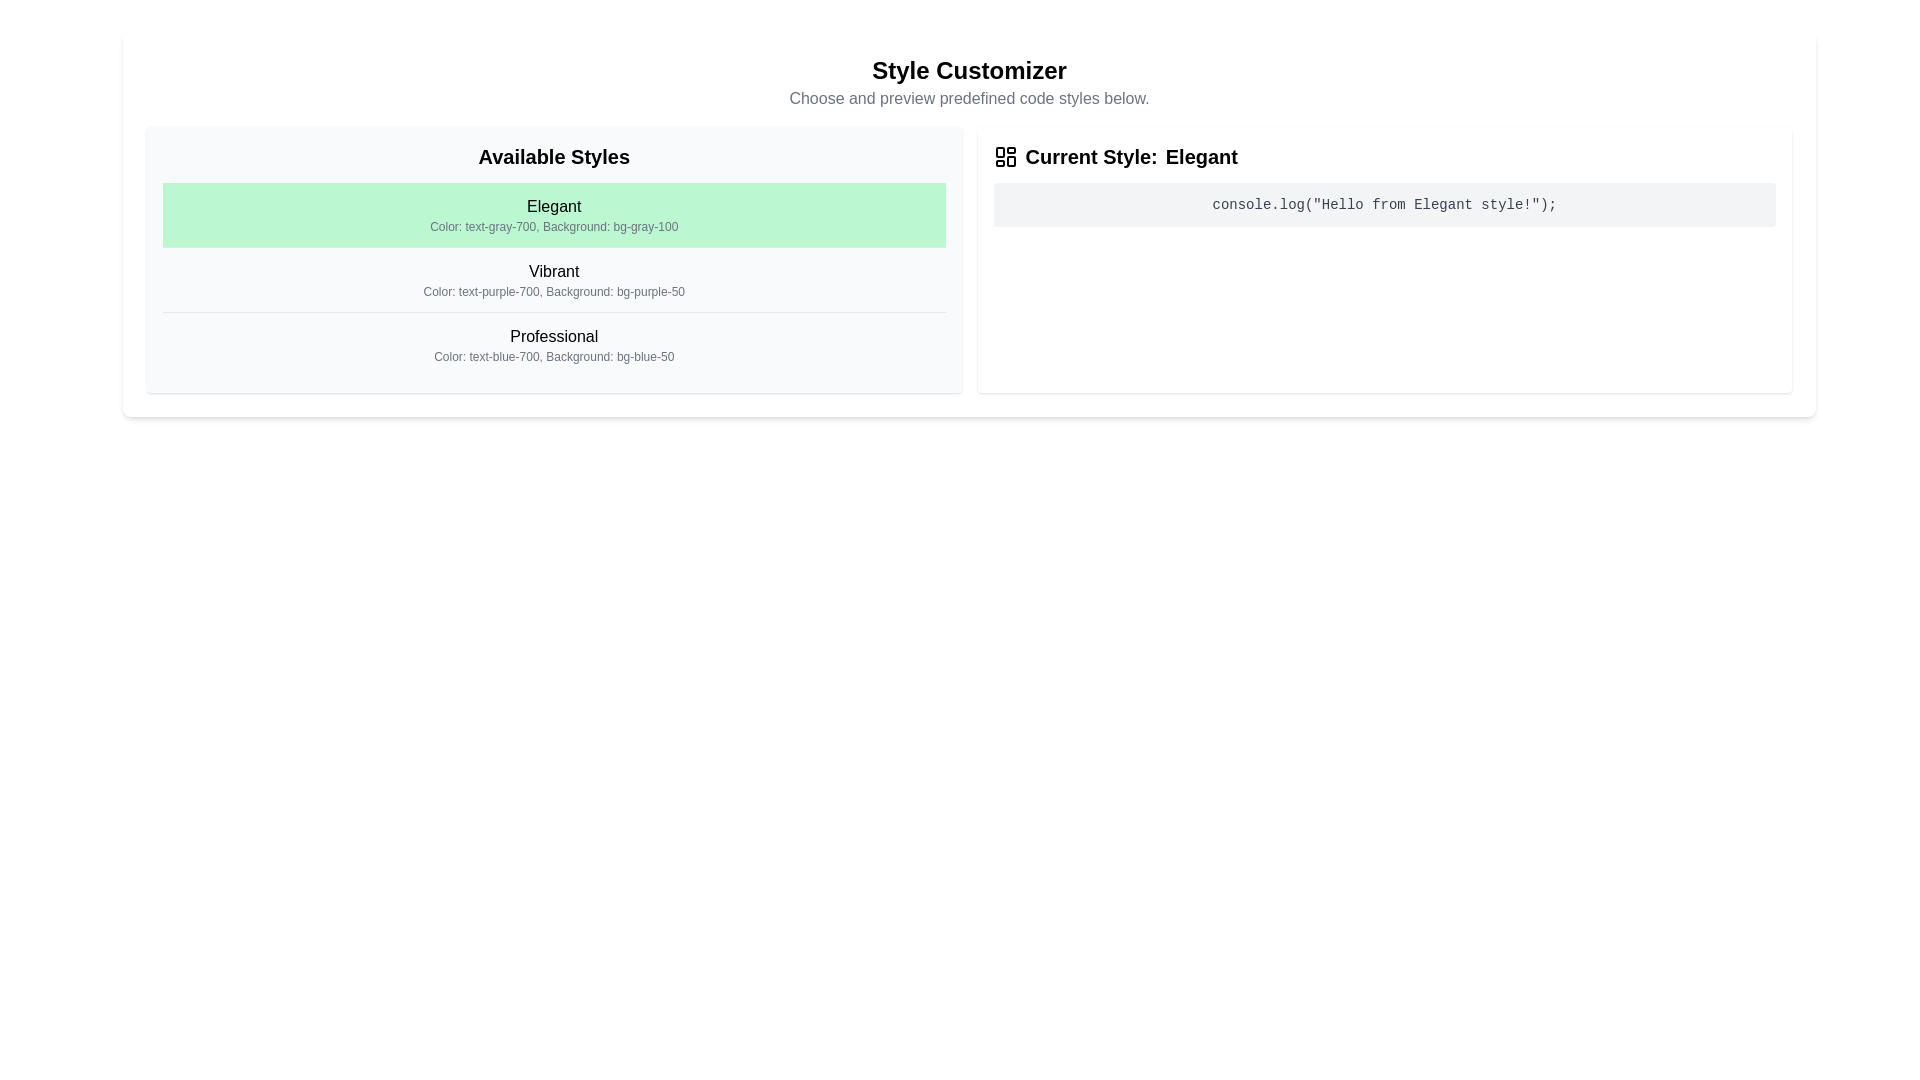  Describe the element at coordinates (554, 272) in the screenshot. I see `the text label displaying 'Vibrant', which is centrally aligned within the 'Available Styles' section and positioned above the descriptive text for this style` at that location.